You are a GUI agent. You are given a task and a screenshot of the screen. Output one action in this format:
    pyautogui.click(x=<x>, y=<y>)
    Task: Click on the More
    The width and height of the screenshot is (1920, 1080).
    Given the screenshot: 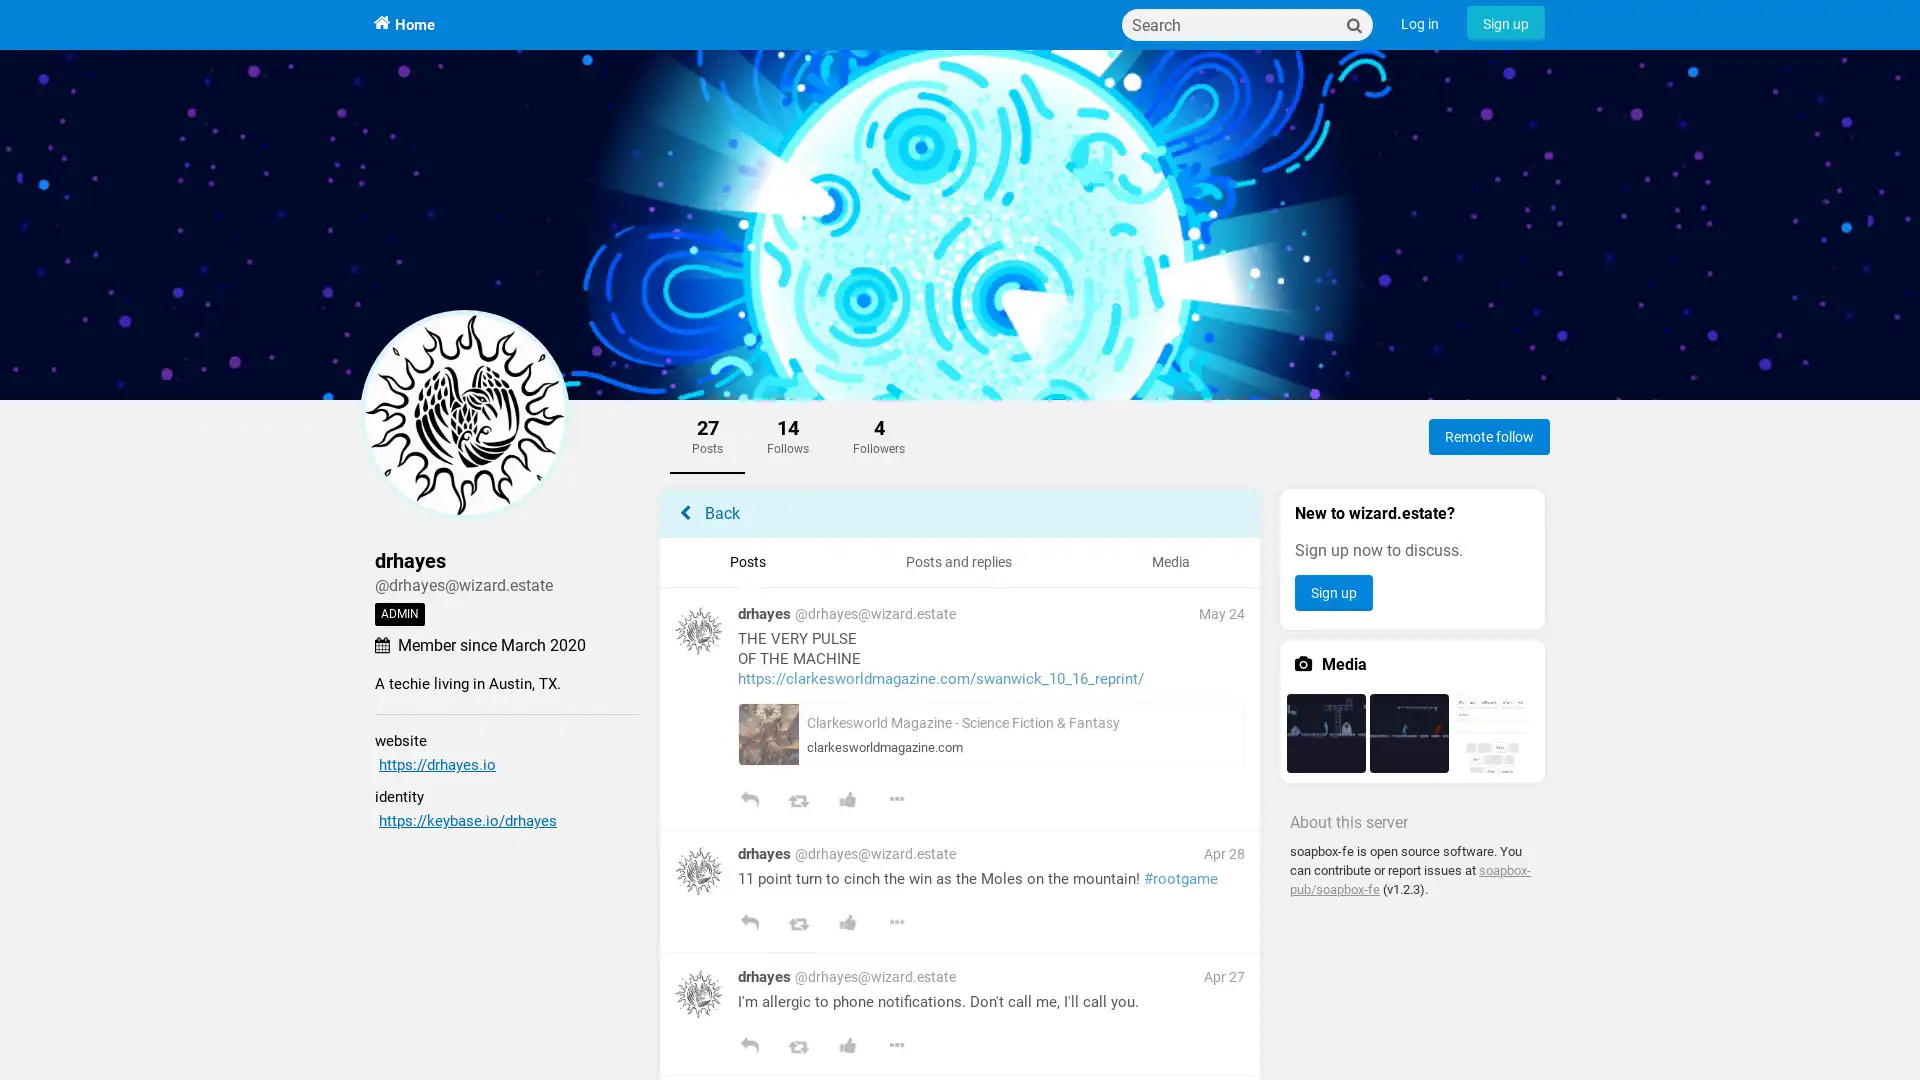 What is the action you would take?
    pyautogui.click(x=895, y=801)
    